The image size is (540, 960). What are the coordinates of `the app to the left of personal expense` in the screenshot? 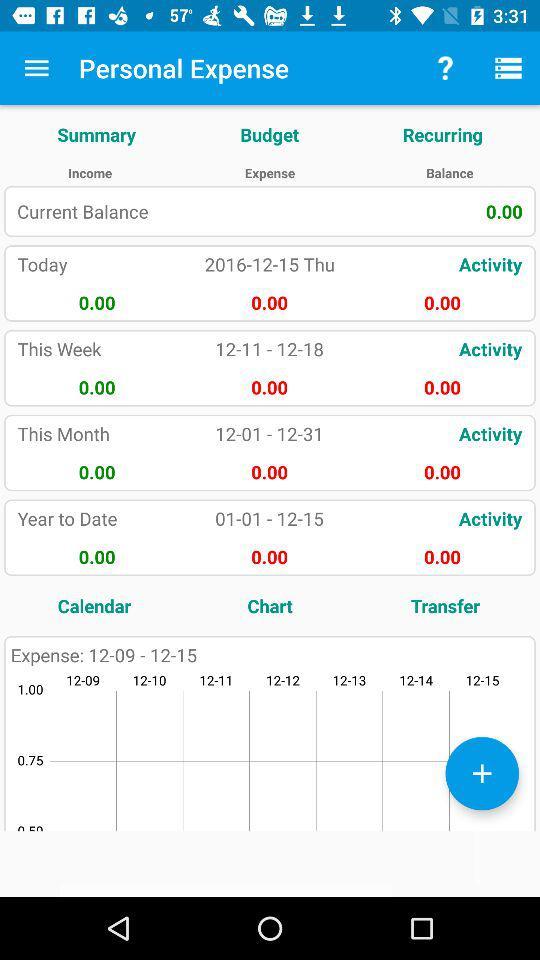 It's located at (36, 68).